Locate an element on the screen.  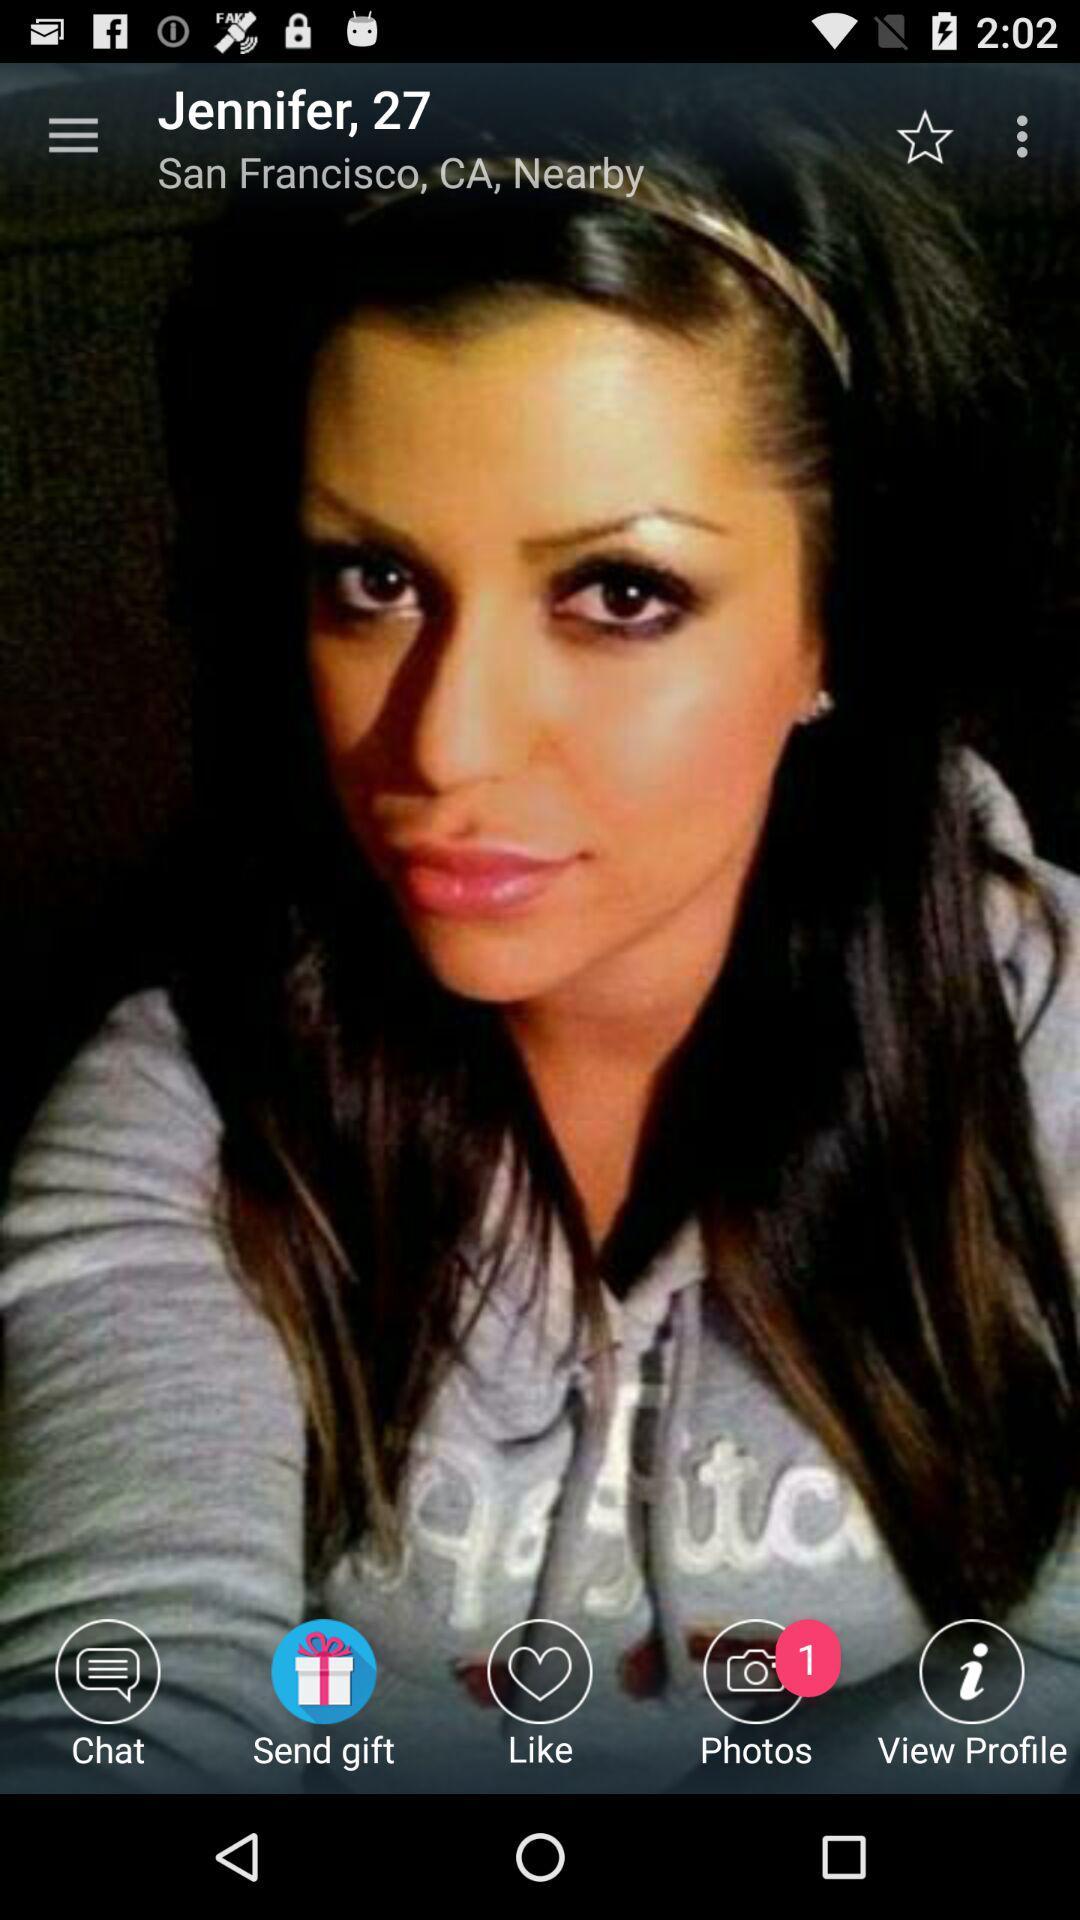
item above view profile icon is located at coordinates (935, 135).